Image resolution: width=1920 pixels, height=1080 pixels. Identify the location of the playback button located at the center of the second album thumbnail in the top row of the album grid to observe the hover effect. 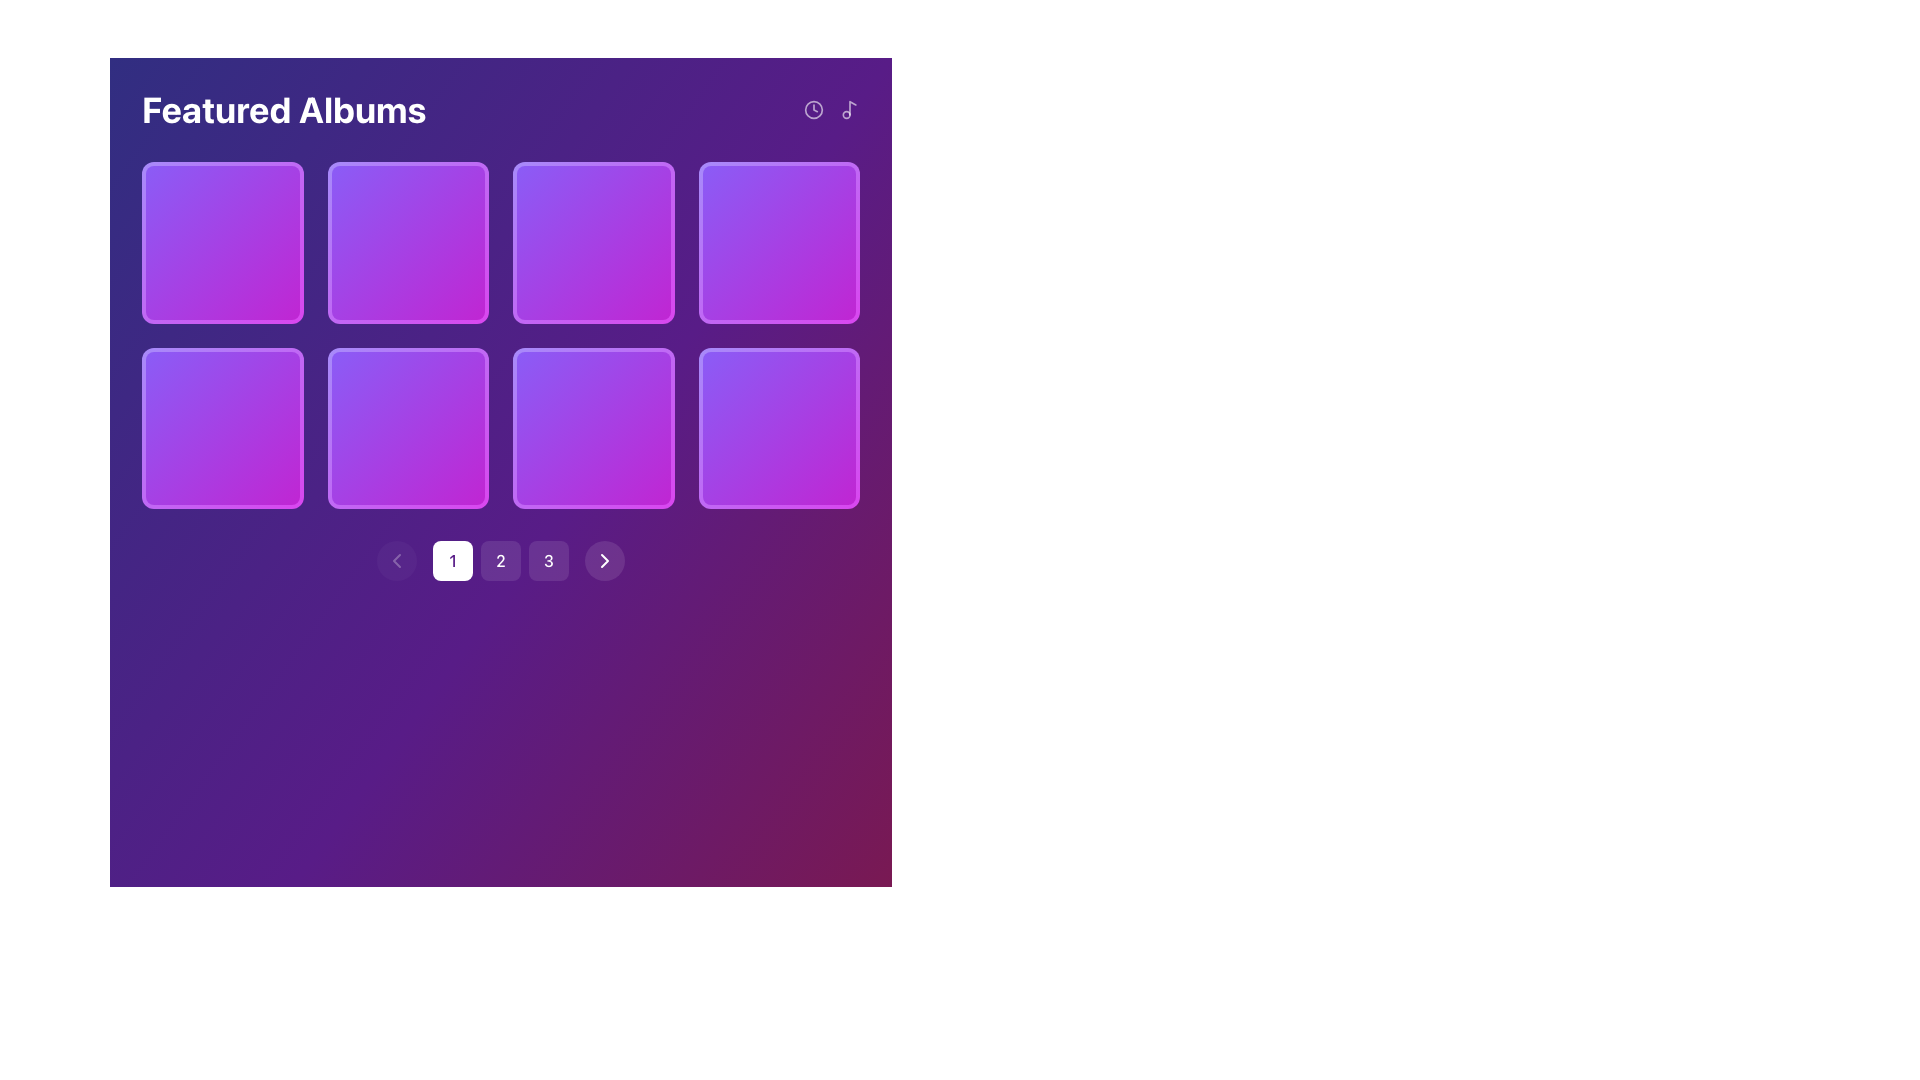
(592, 241).